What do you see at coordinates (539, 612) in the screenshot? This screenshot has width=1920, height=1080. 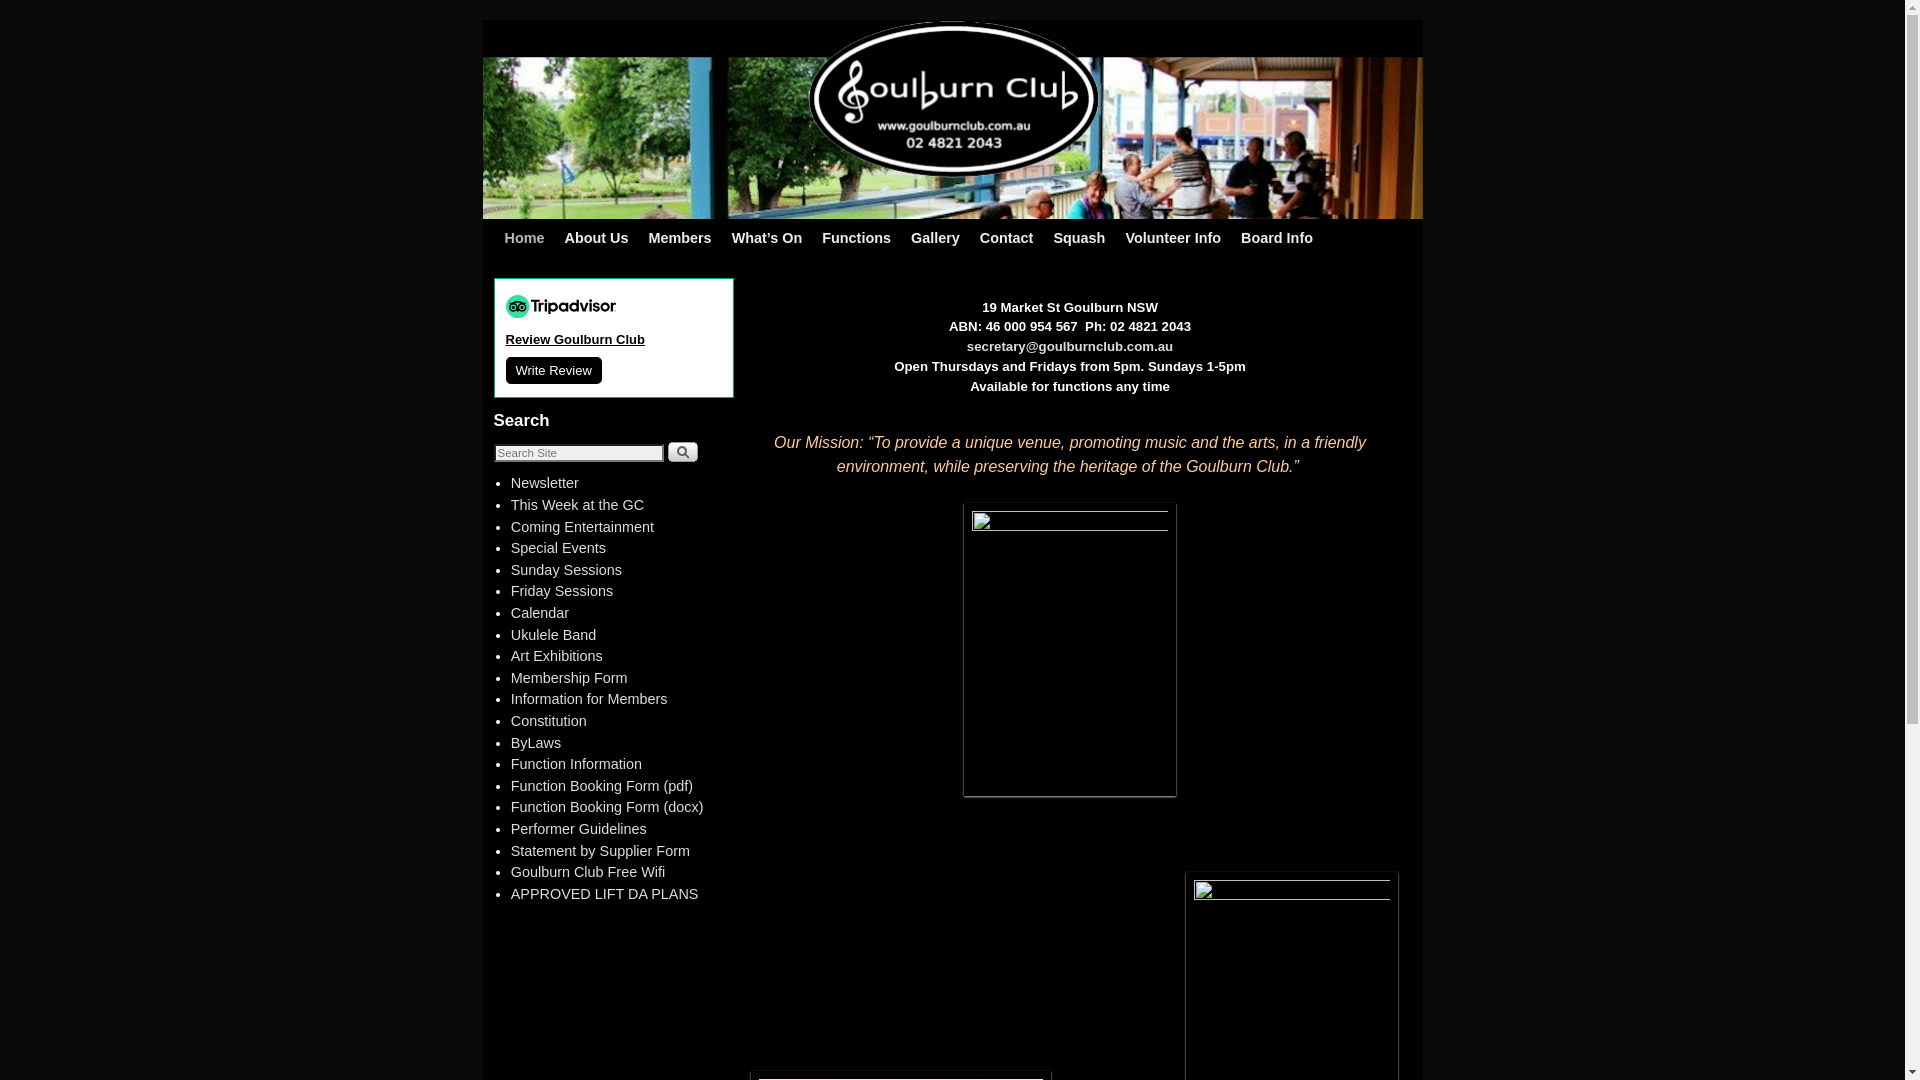 I see `'Calendar'` at bounding box center [539, 612].